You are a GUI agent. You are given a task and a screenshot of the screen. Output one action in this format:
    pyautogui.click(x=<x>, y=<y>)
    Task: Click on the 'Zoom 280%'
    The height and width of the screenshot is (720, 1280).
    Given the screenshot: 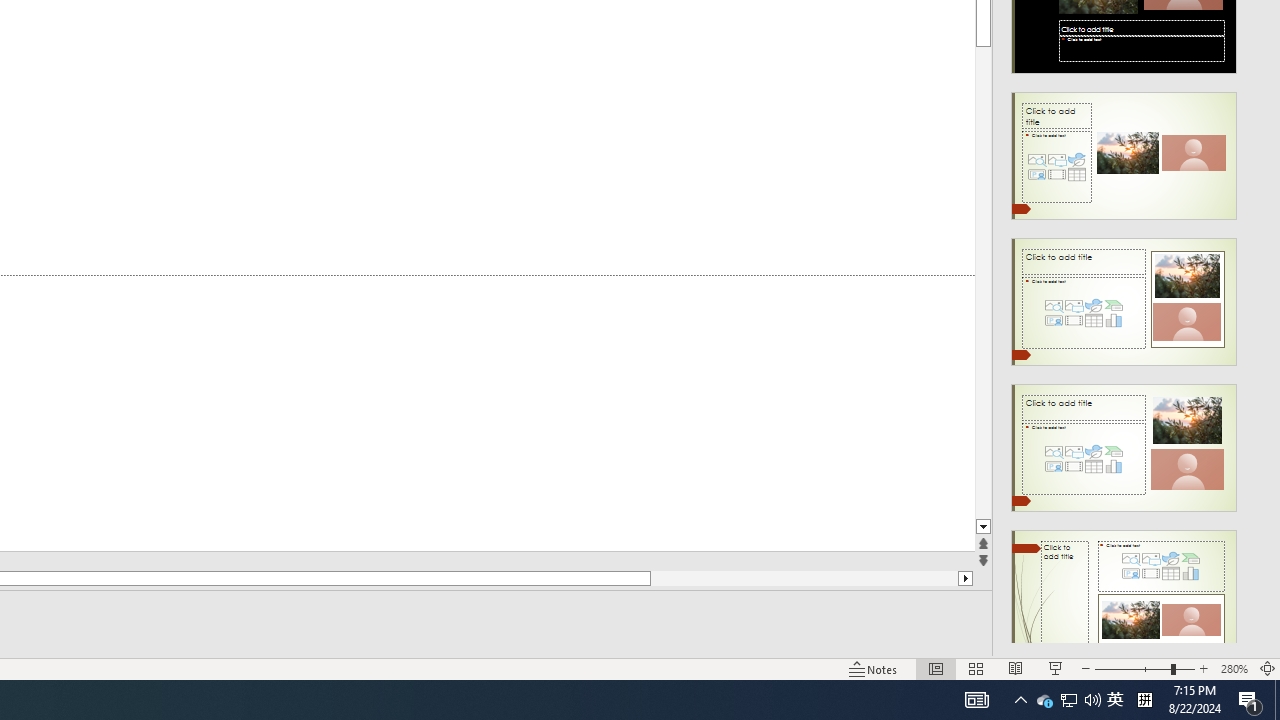 What is the action you would take?
    pyautogui.click(x=1233, y=669)
    